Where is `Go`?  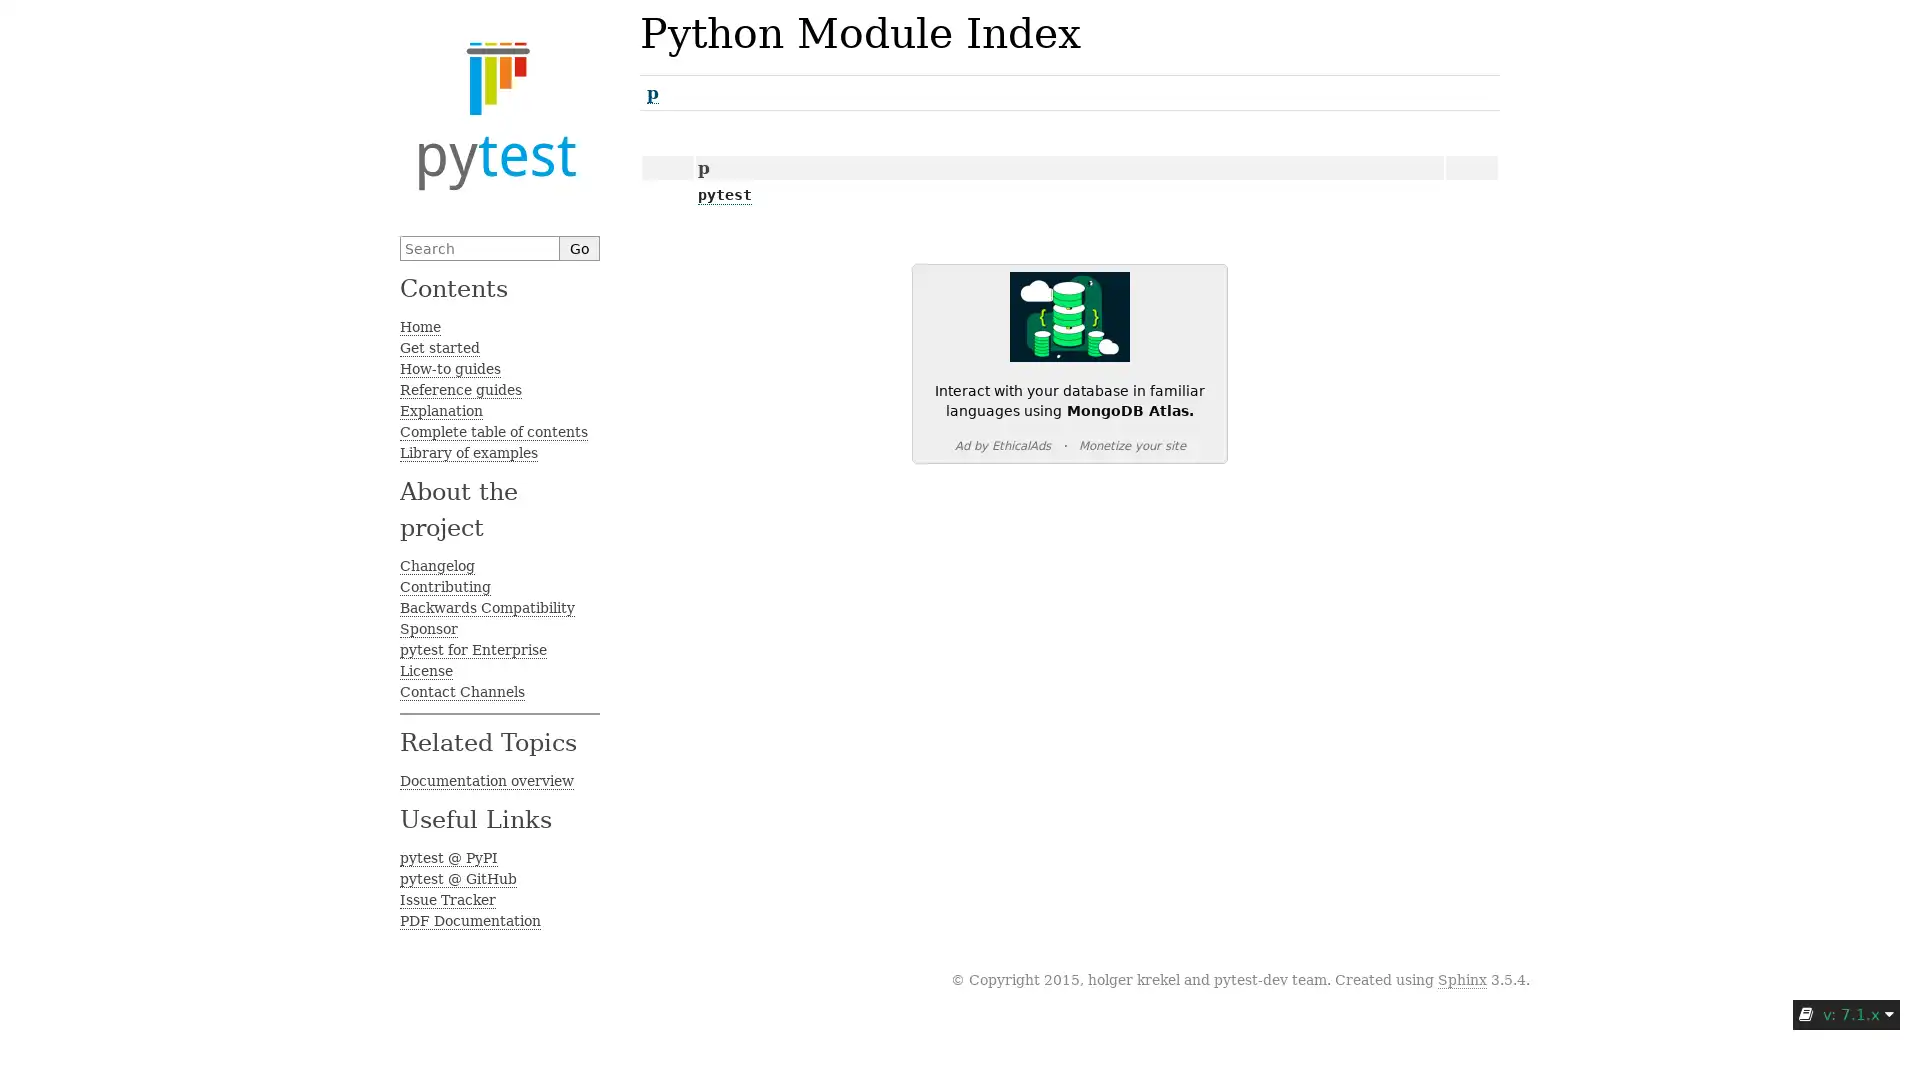
Go is located at coordinates (579, 247).